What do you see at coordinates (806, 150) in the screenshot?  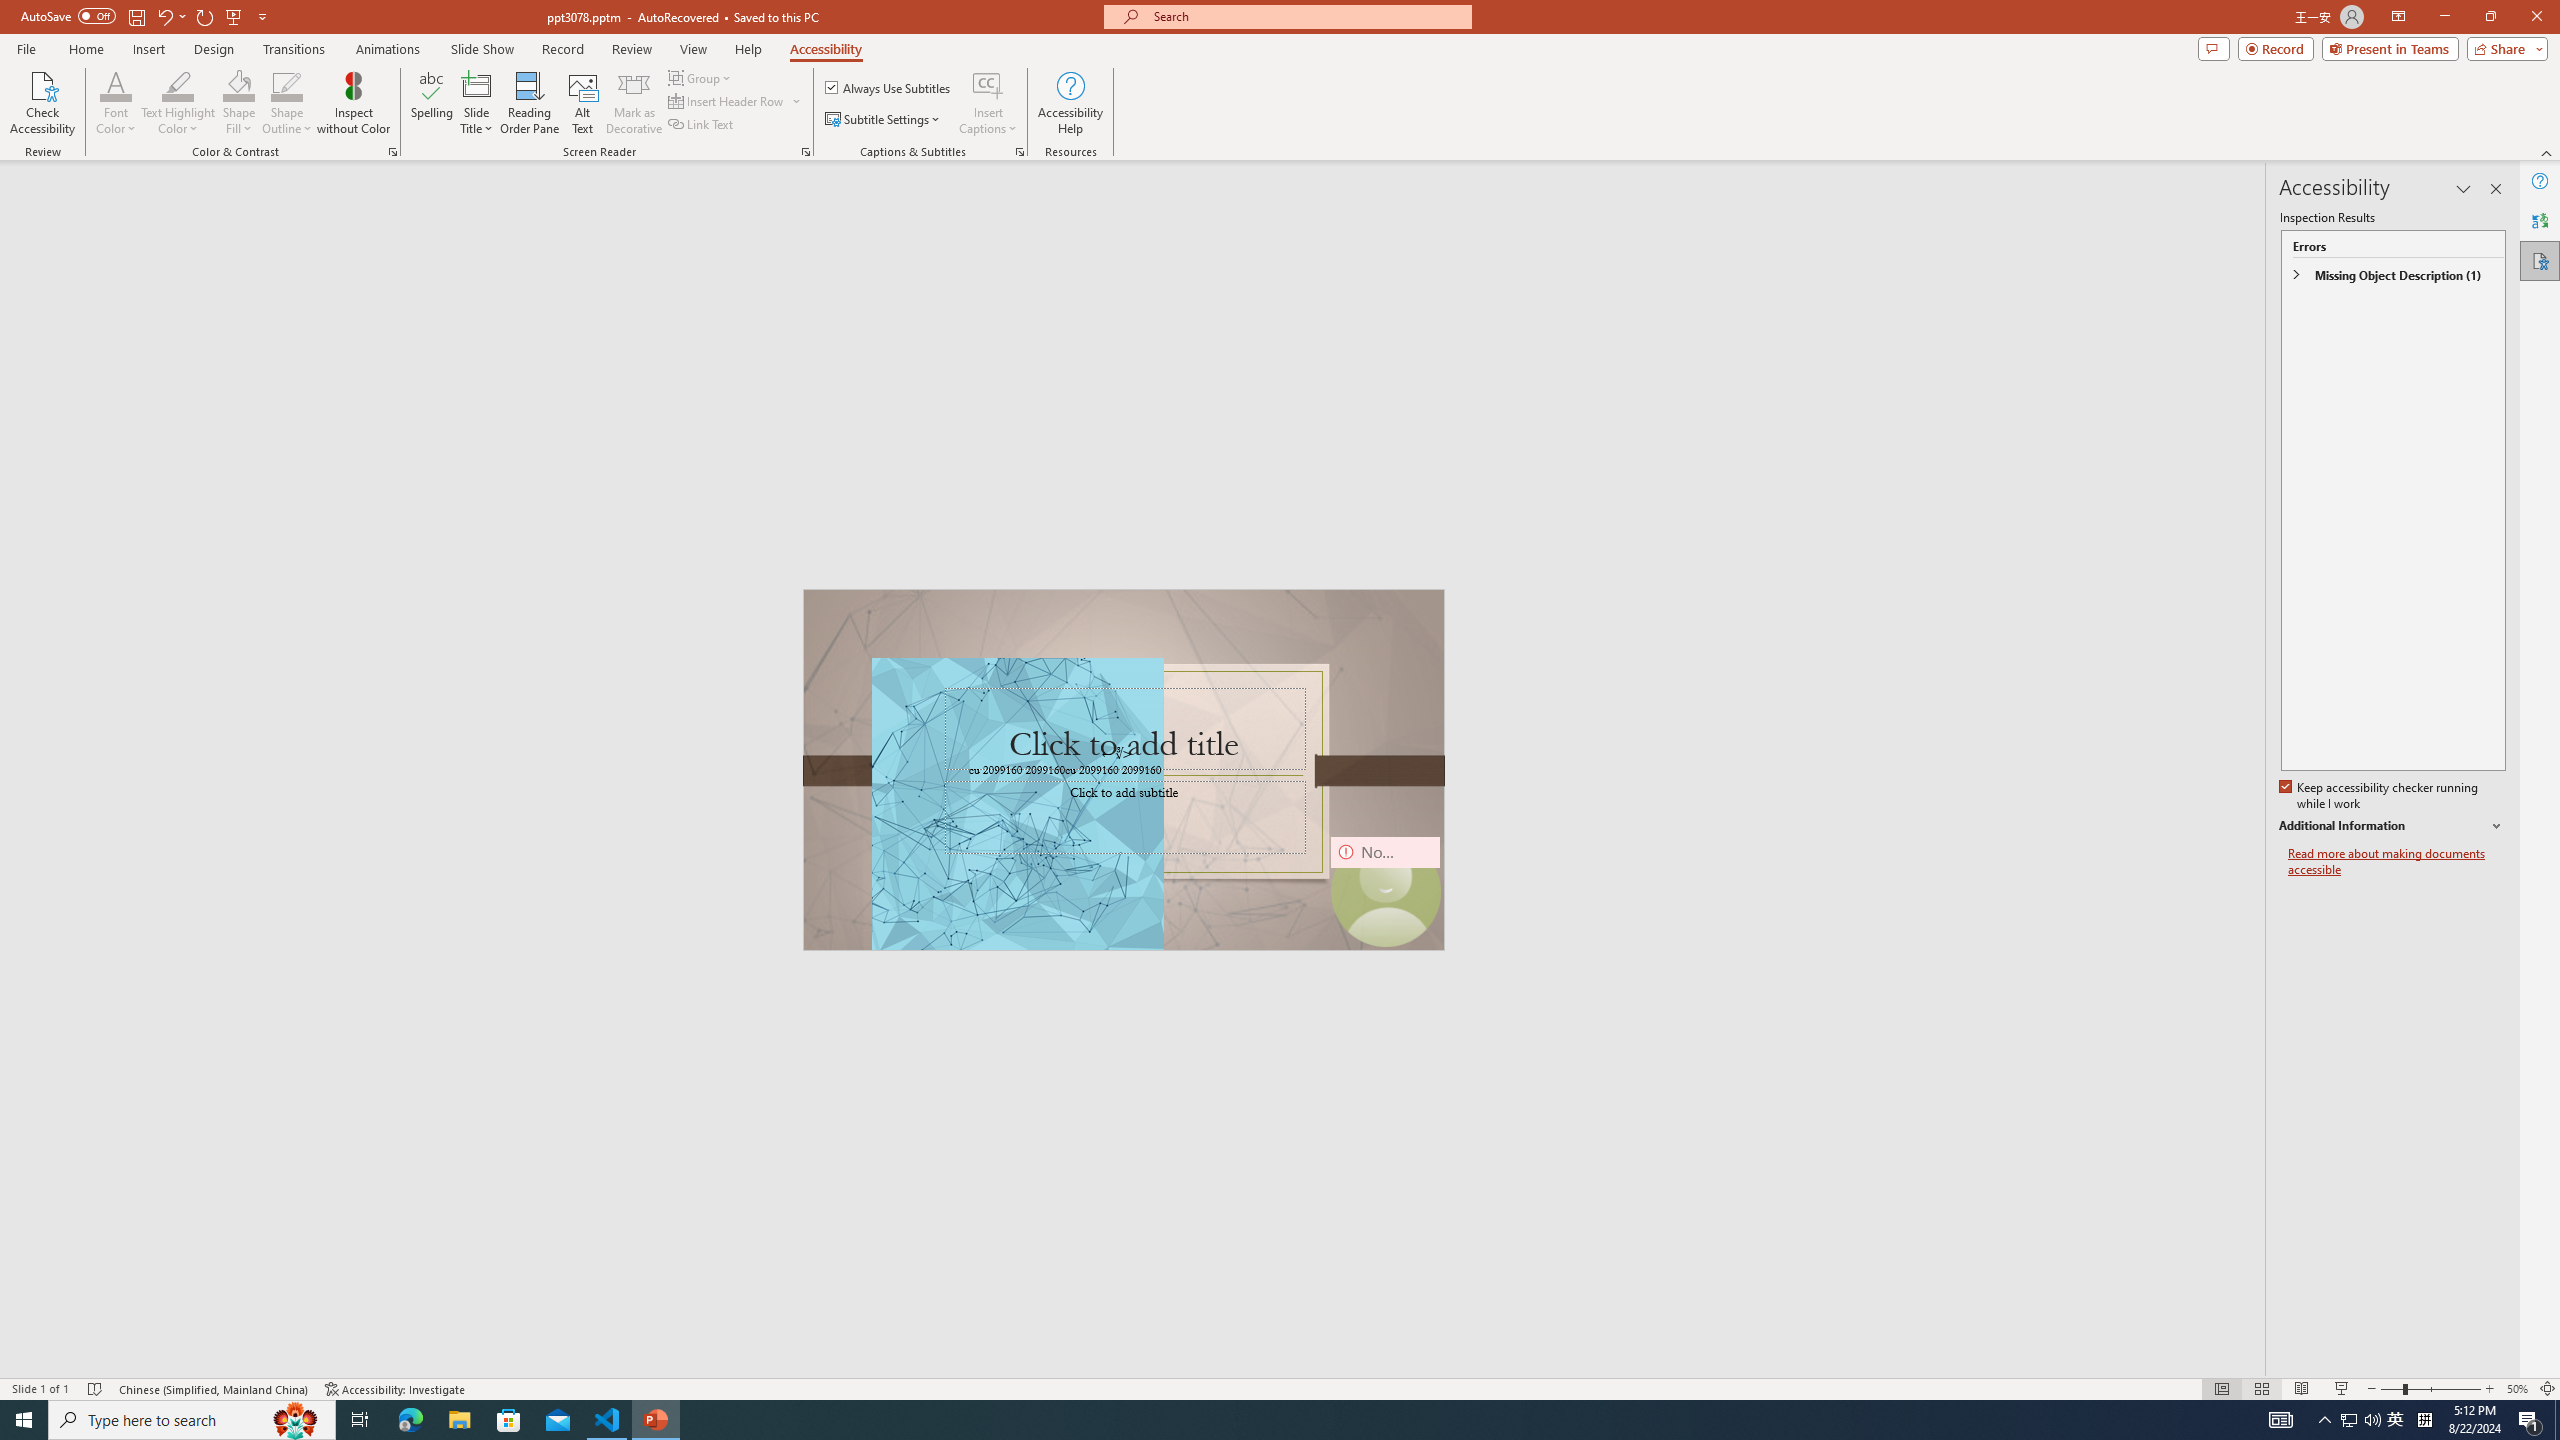 I see `'Screen Reader'` at bounding box center [806, 150].